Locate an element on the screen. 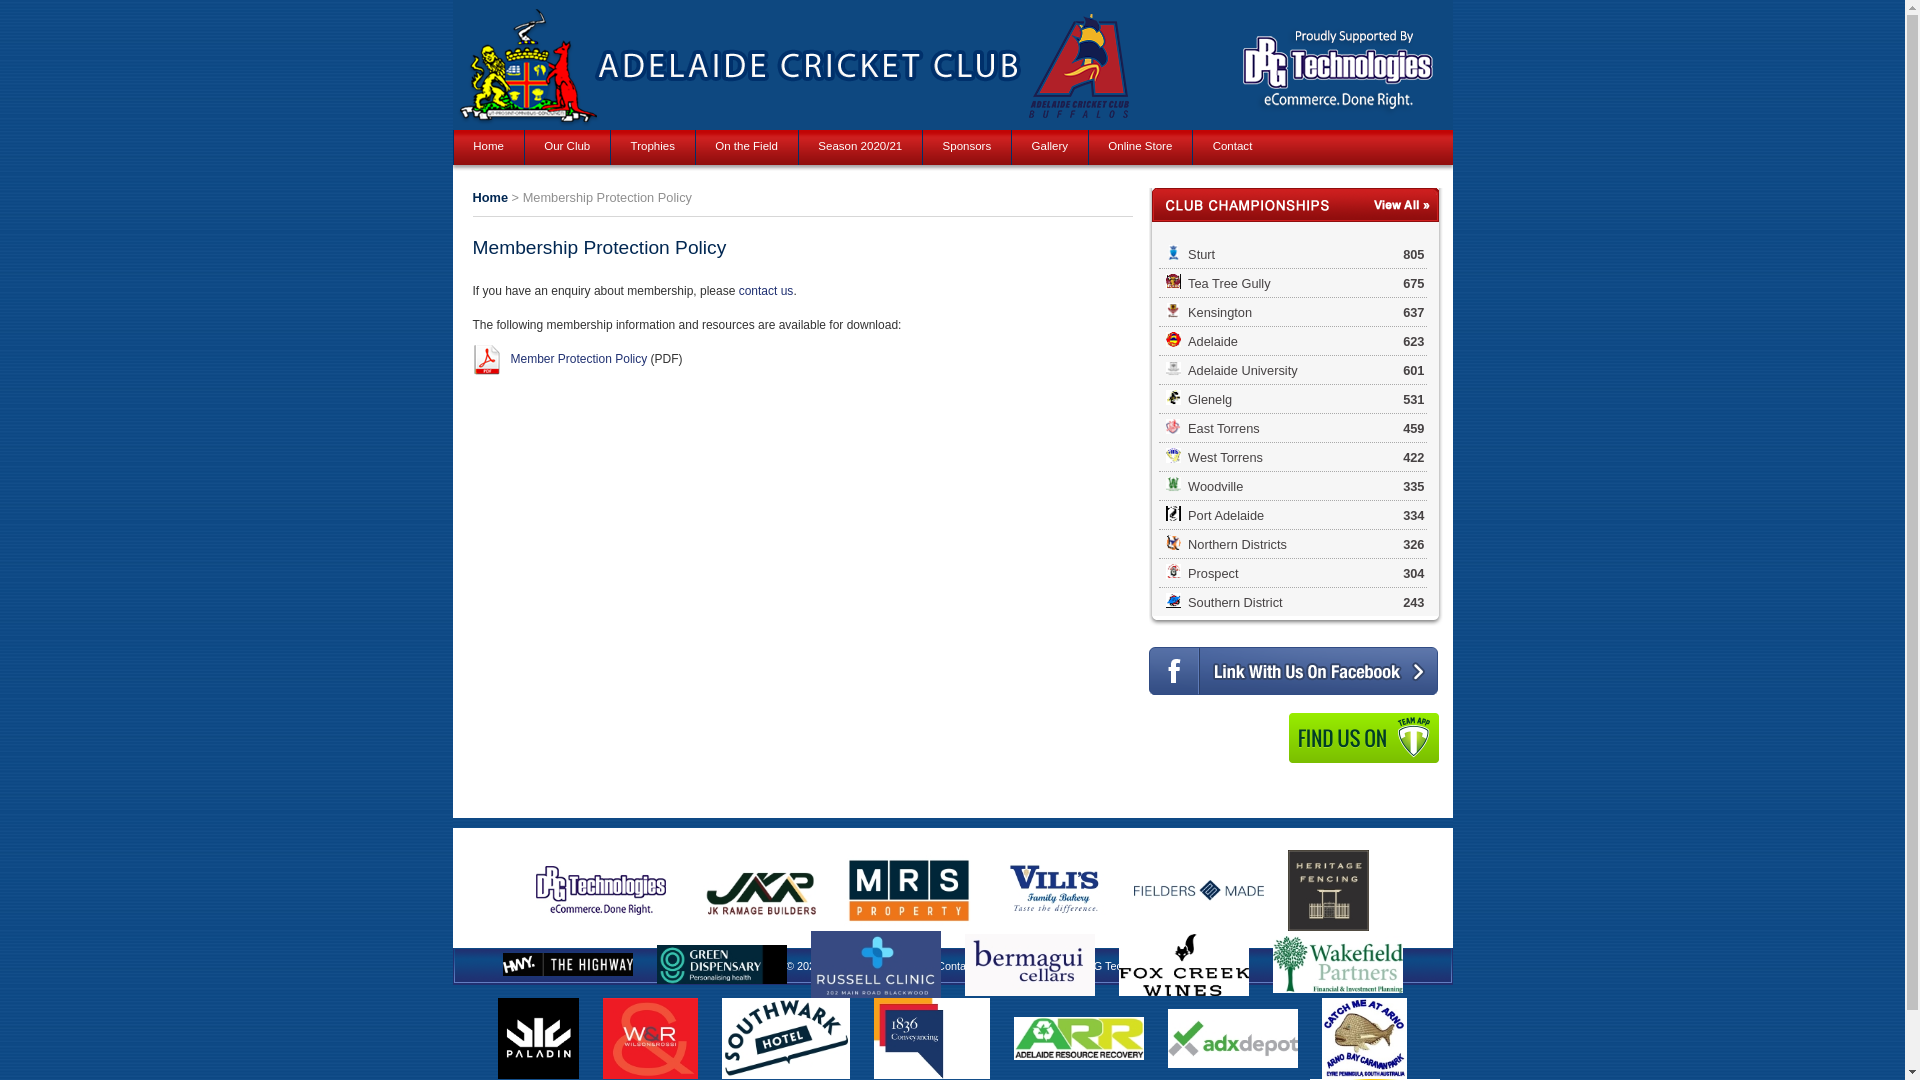  'contact us' is located at coordinates (765, 290).